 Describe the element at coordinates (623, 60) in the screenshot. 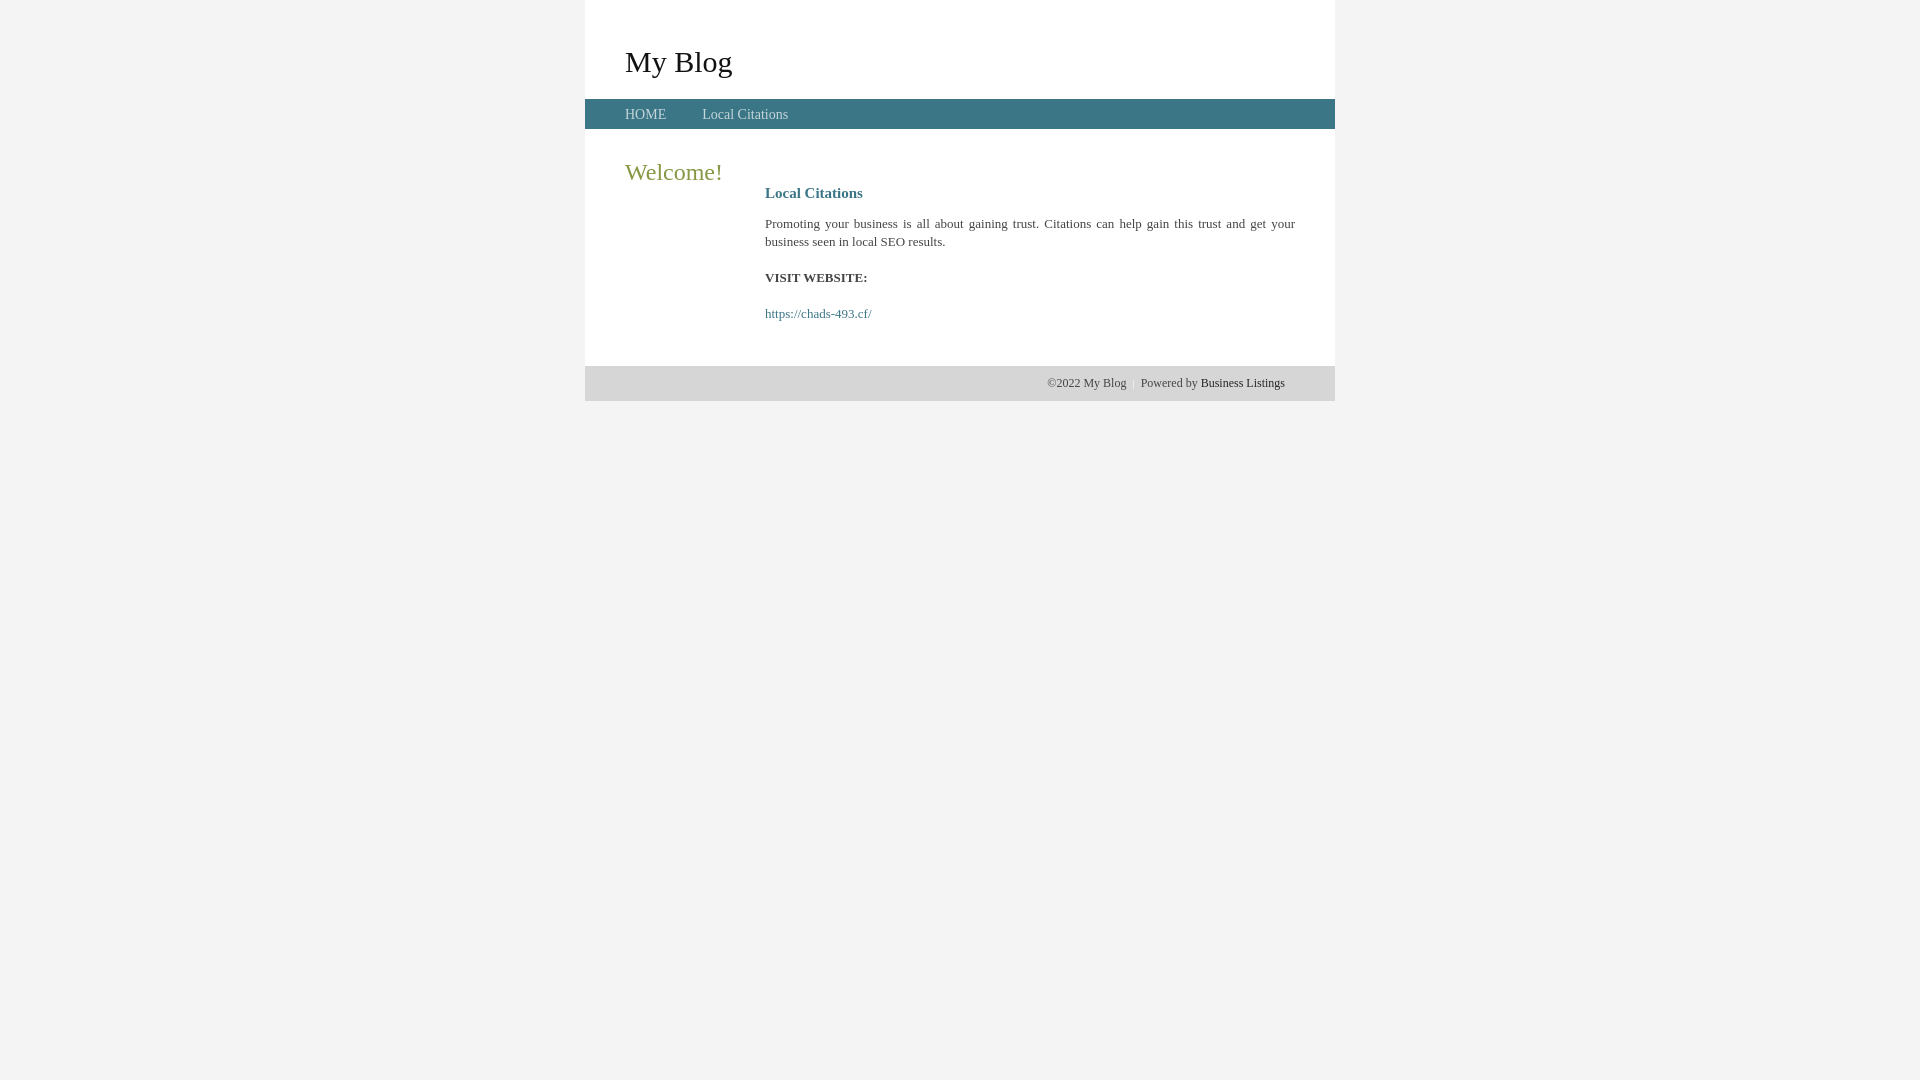

I see `'My Blog'` at that location.